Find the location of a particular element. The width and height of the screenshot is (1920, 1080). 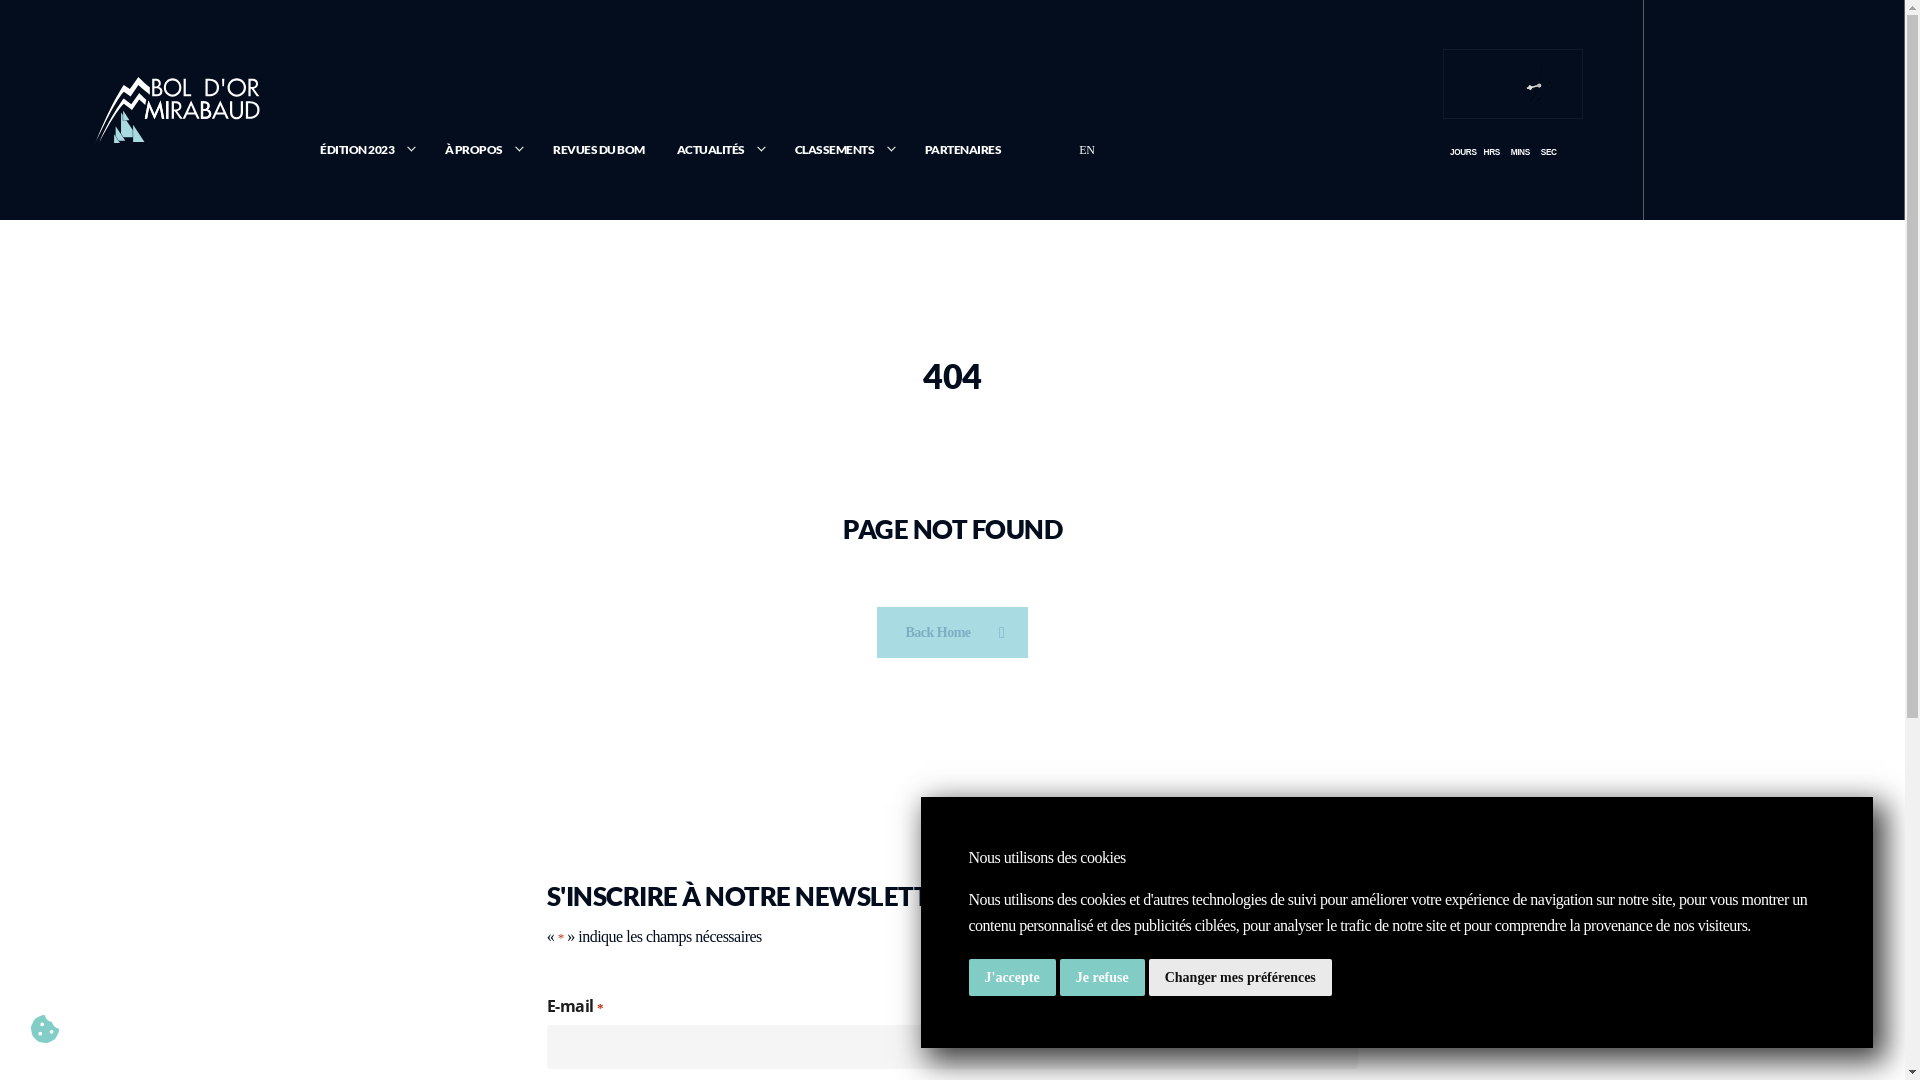

'EN' is located at coordinates (1078, 149).